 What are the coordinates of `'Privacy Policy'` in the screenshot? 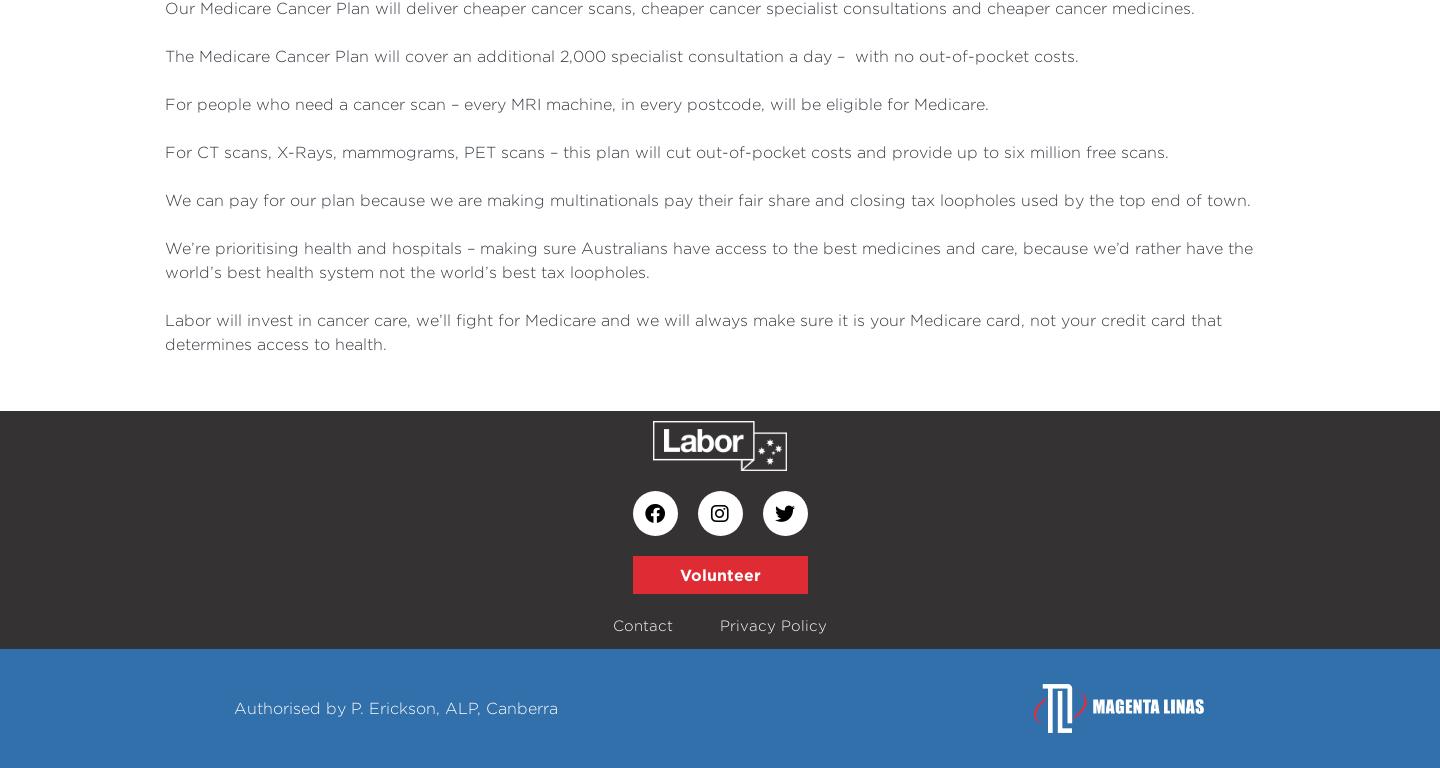 It's located at (772, 625).